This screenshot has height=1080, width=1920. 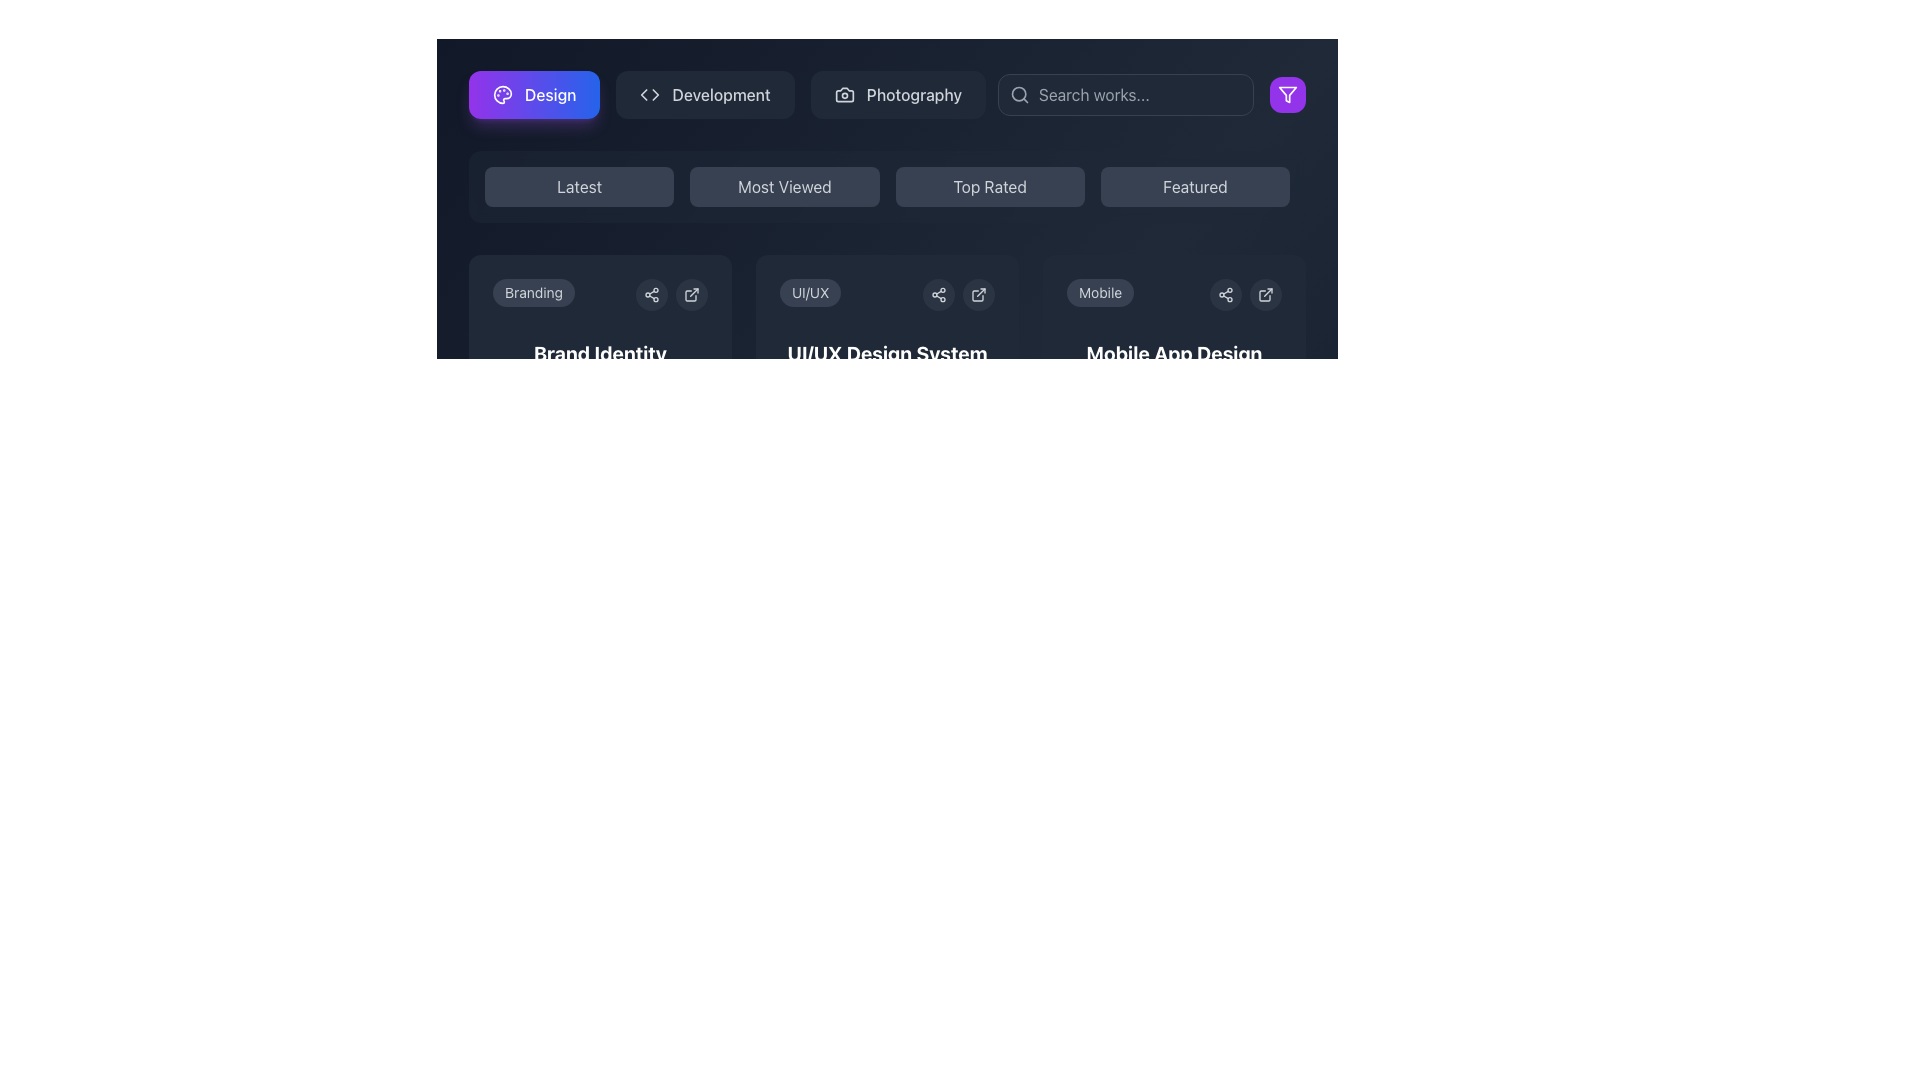 What do you see at coordinates (1287, 95) in the screenshot?
I see `the filter icon button located on the top-right of the interface, next to the search box` at bounding box center [1287, 95].